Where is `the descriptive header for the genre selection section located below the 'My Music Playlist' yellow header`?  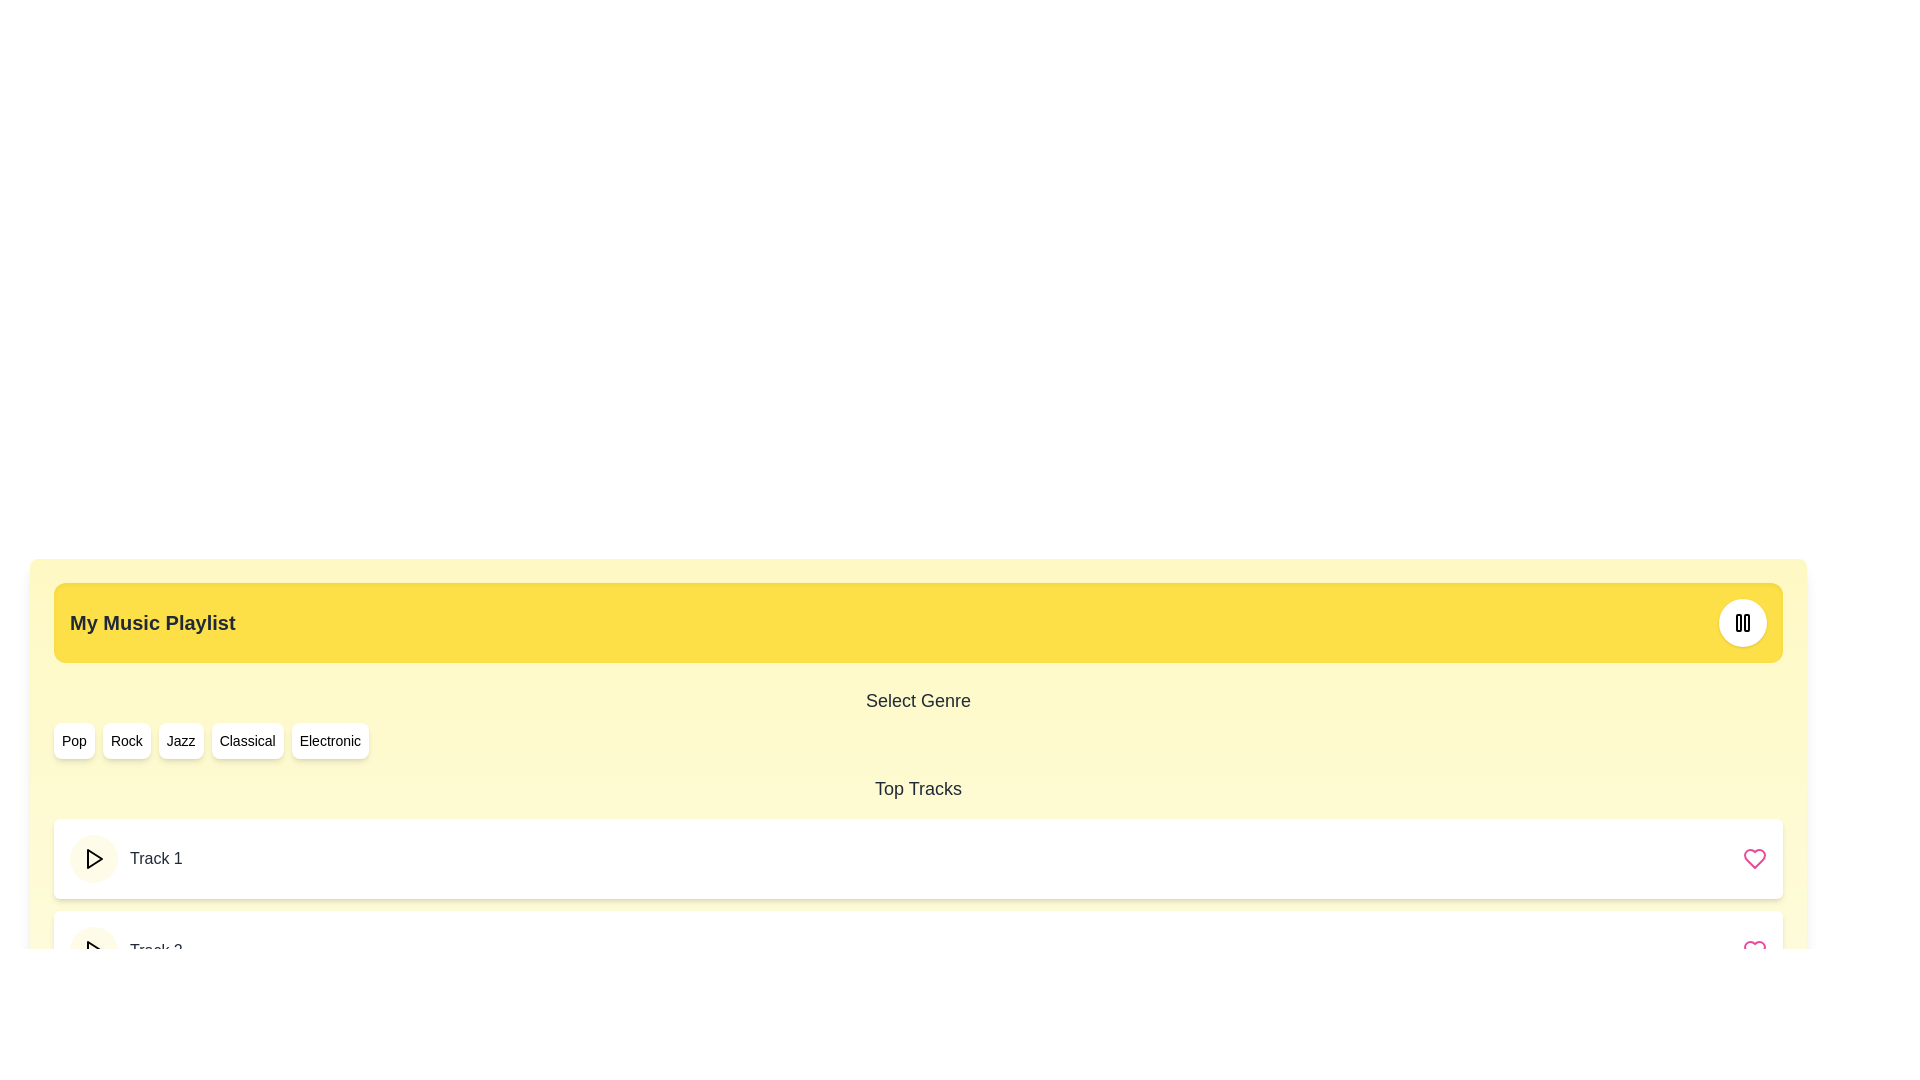 the descriptive header for the genre selection section located below the 'My Music Playlist' yellow header is located at coordinates (917, 700).